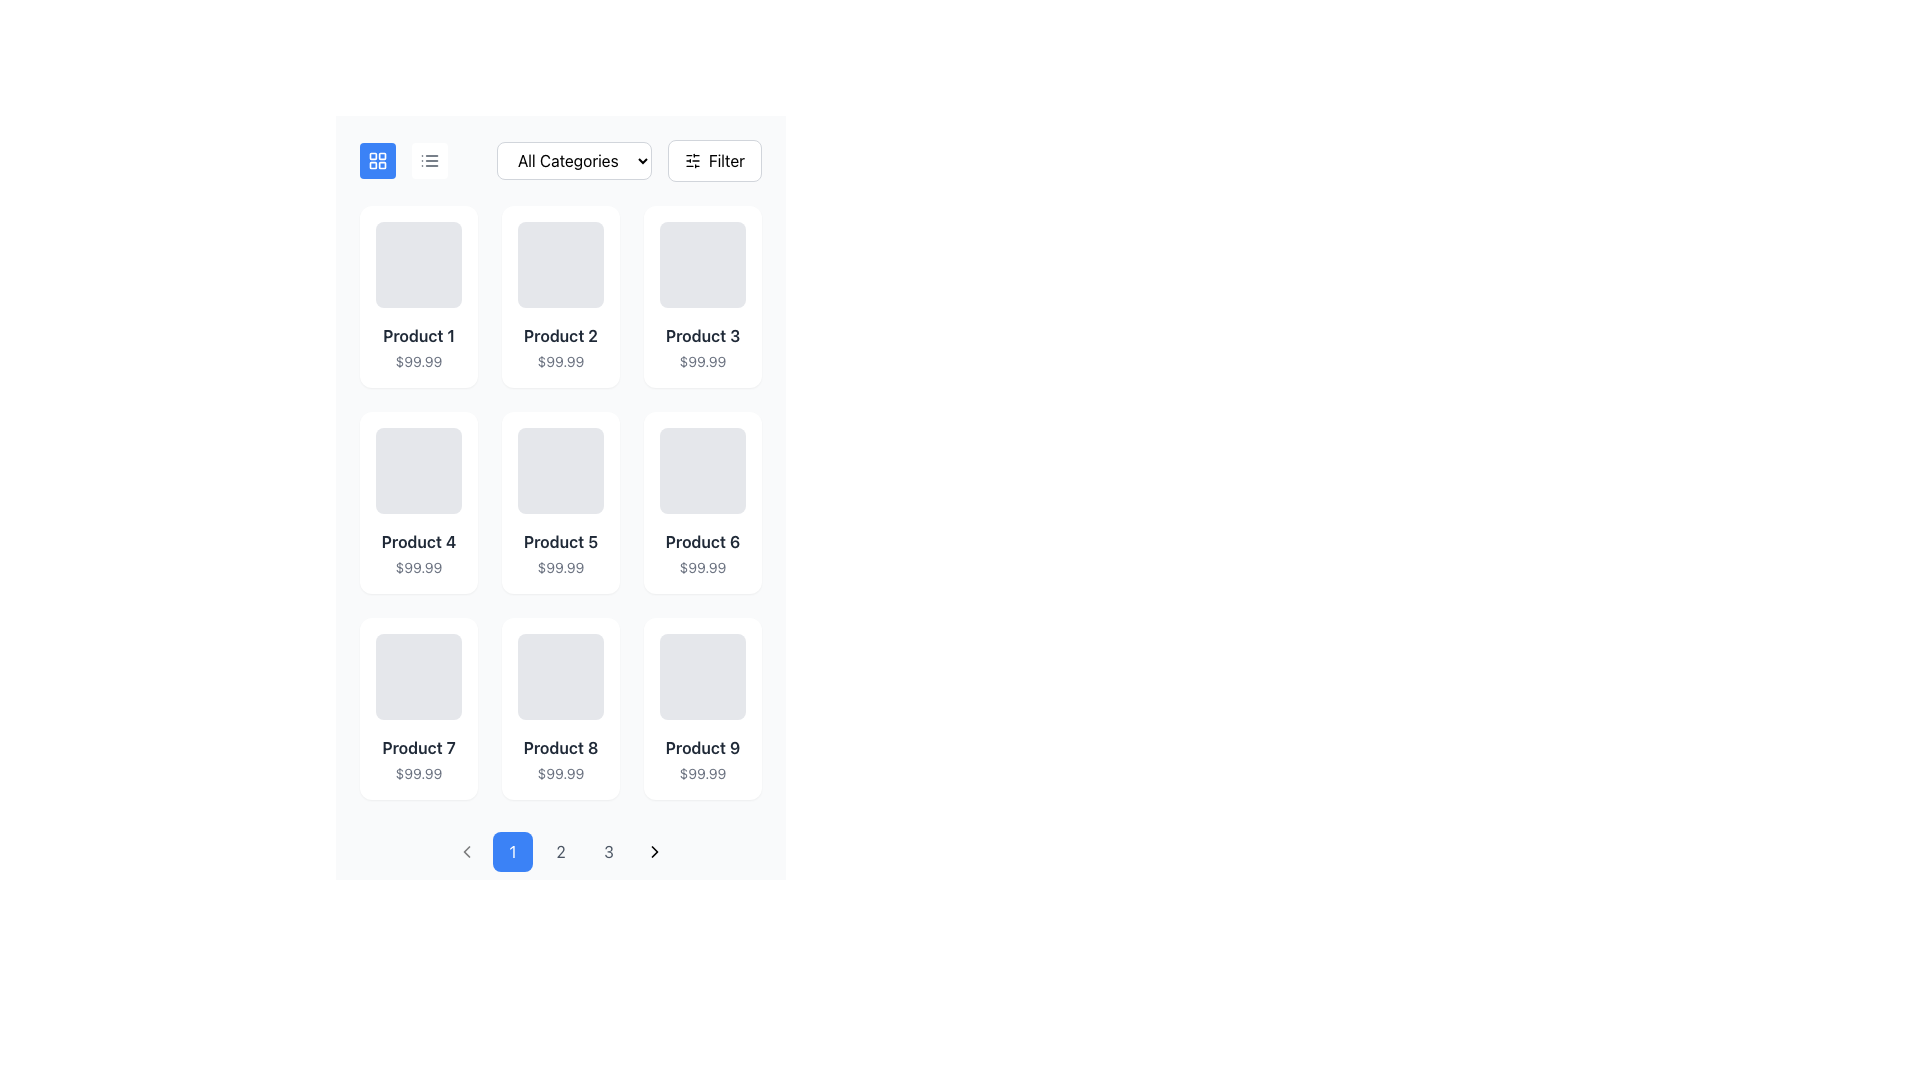 The width and height of the screenshot is (1920, 1080). I want to click on the pagination button located at the far right of the pagination controls, so click(654, 852).